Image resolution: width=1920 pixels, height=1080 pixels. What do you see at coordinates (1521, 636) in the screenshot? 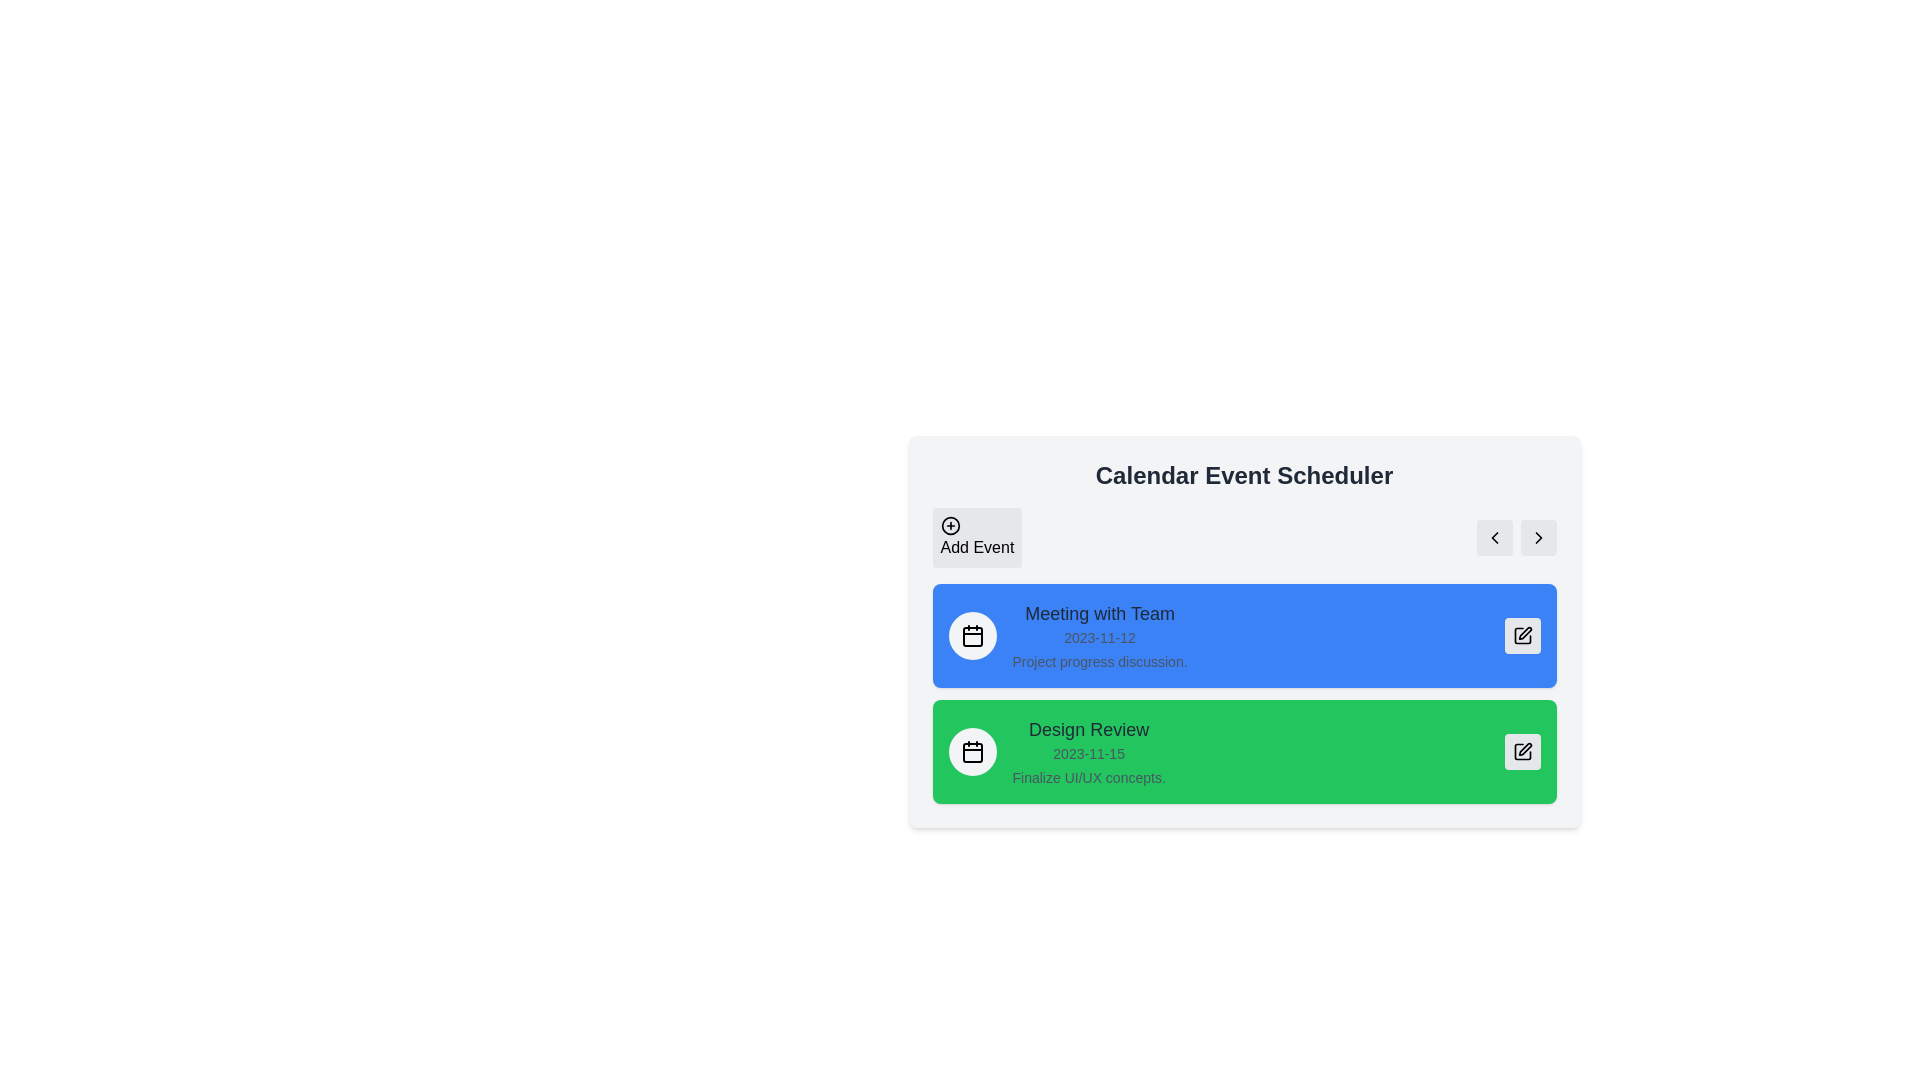
I see `the pencil icon on the blue background located at the top-right corner of the 'Meeting with Team' card` at bounding box center [1521, 636].